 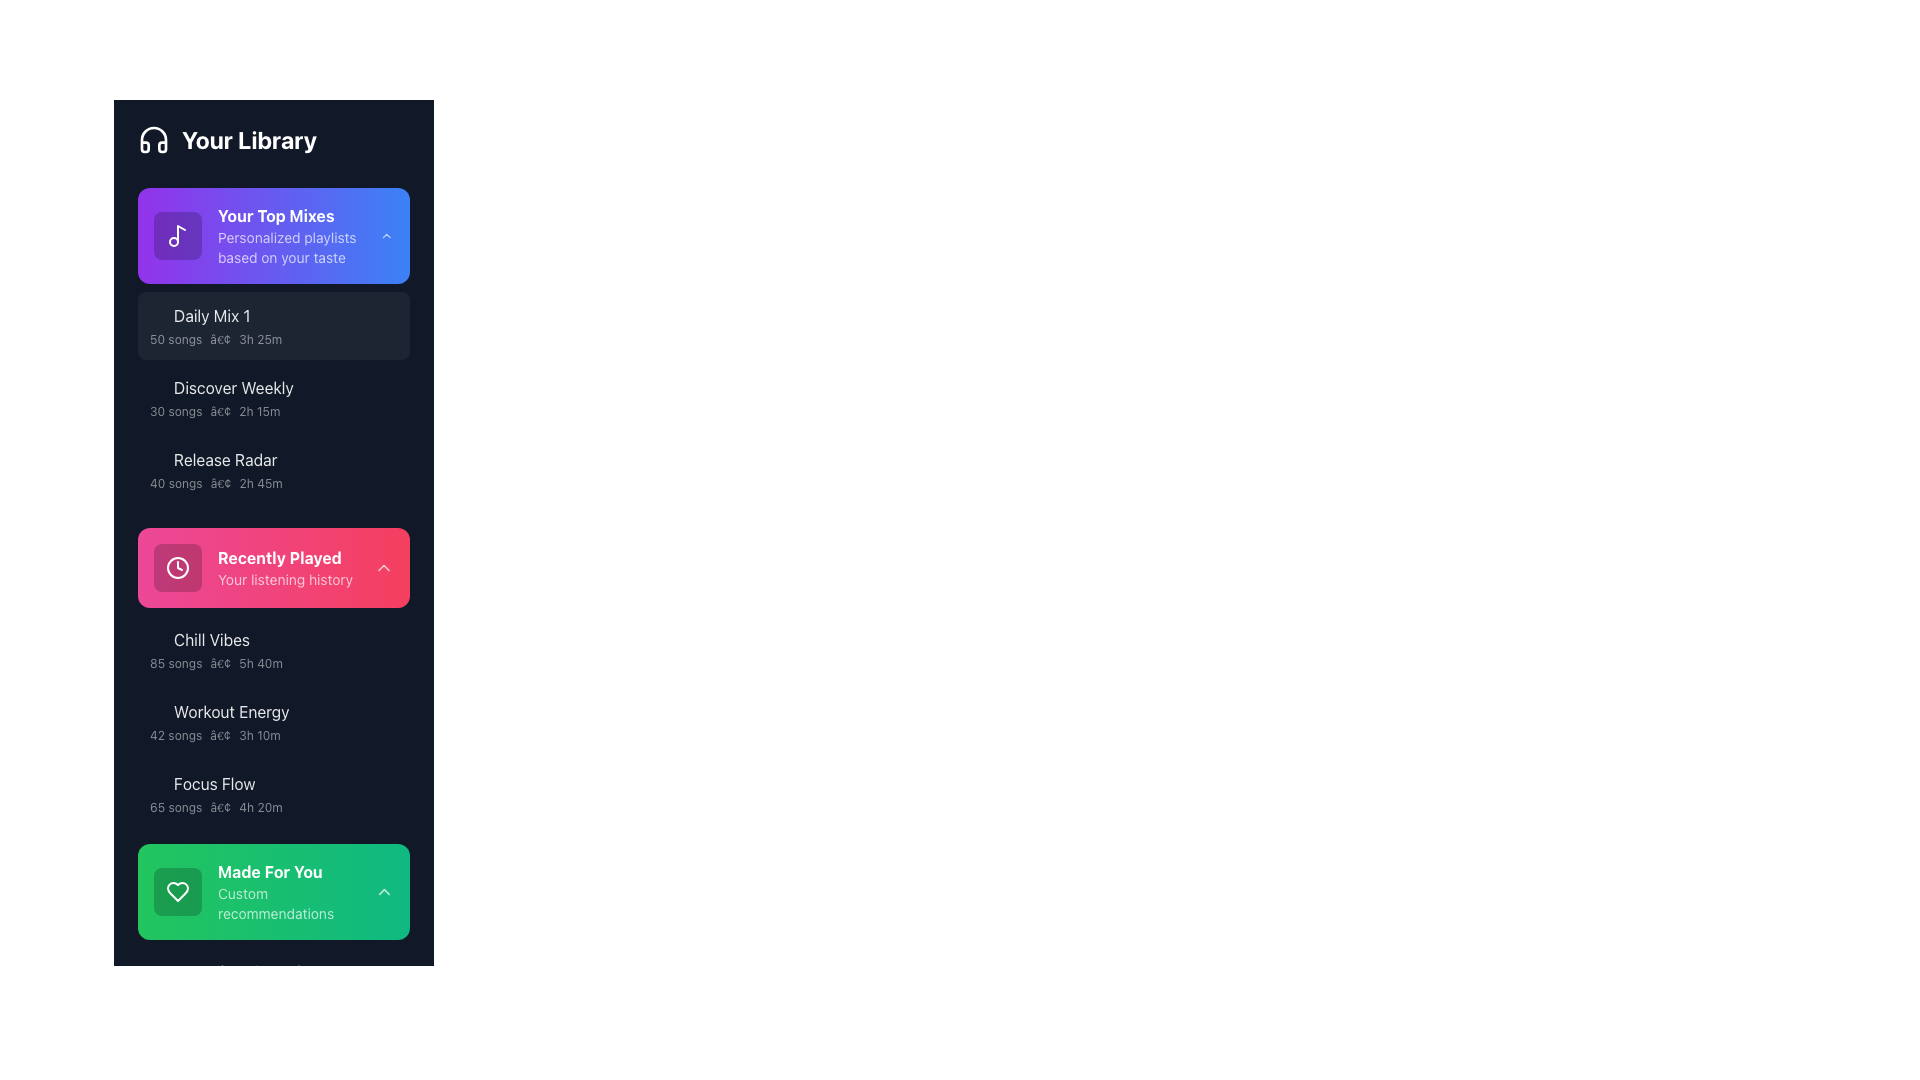 I want to click on the text label 'Focus Flow', which is the fifth item in the playlist menu, positioned below 'Workout Energy' and above 'Made For You', so click(x=214, y=782).